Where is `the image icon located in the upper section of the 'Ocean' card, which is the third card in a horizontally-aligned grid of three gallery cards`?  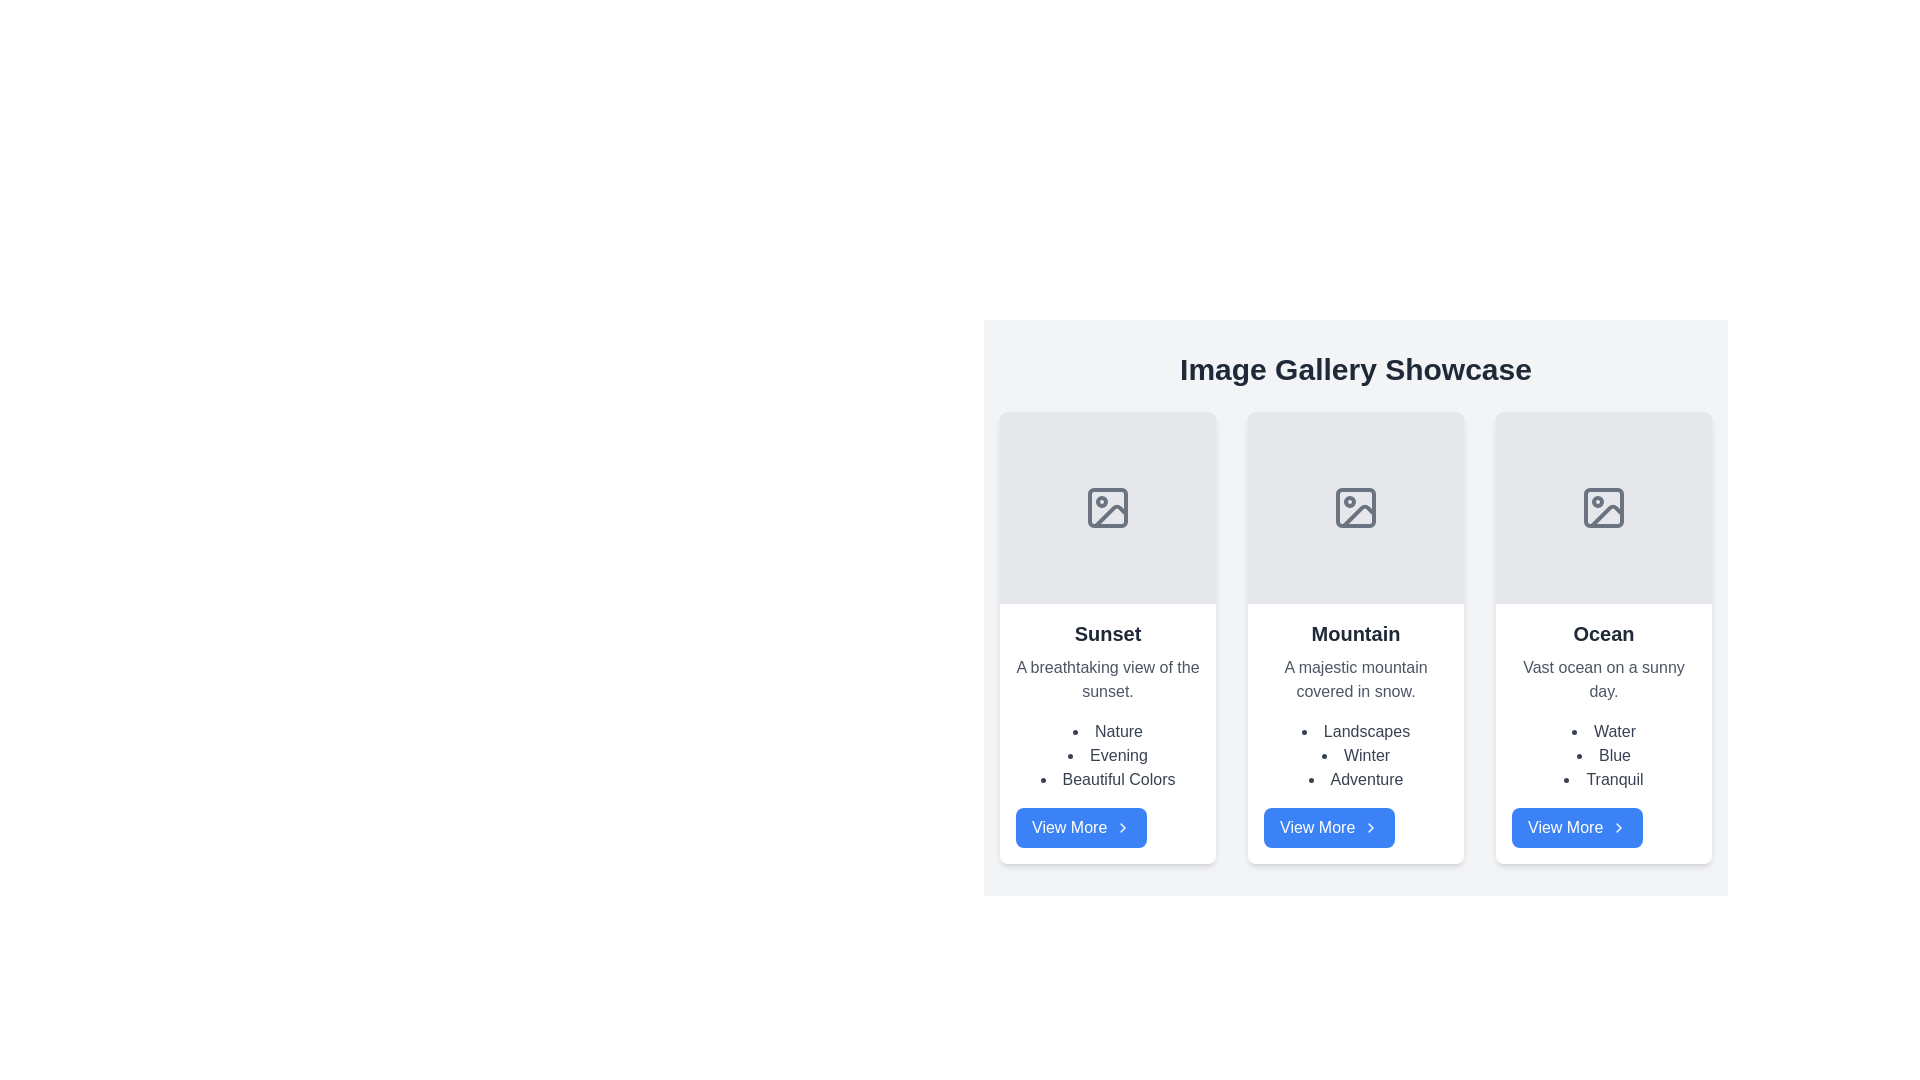 the image icon located in the upper section of the 'Ocean' card, which is the third card in a horizontally-aligned grid of three gallery cards is located at coordinates (1603, 507).